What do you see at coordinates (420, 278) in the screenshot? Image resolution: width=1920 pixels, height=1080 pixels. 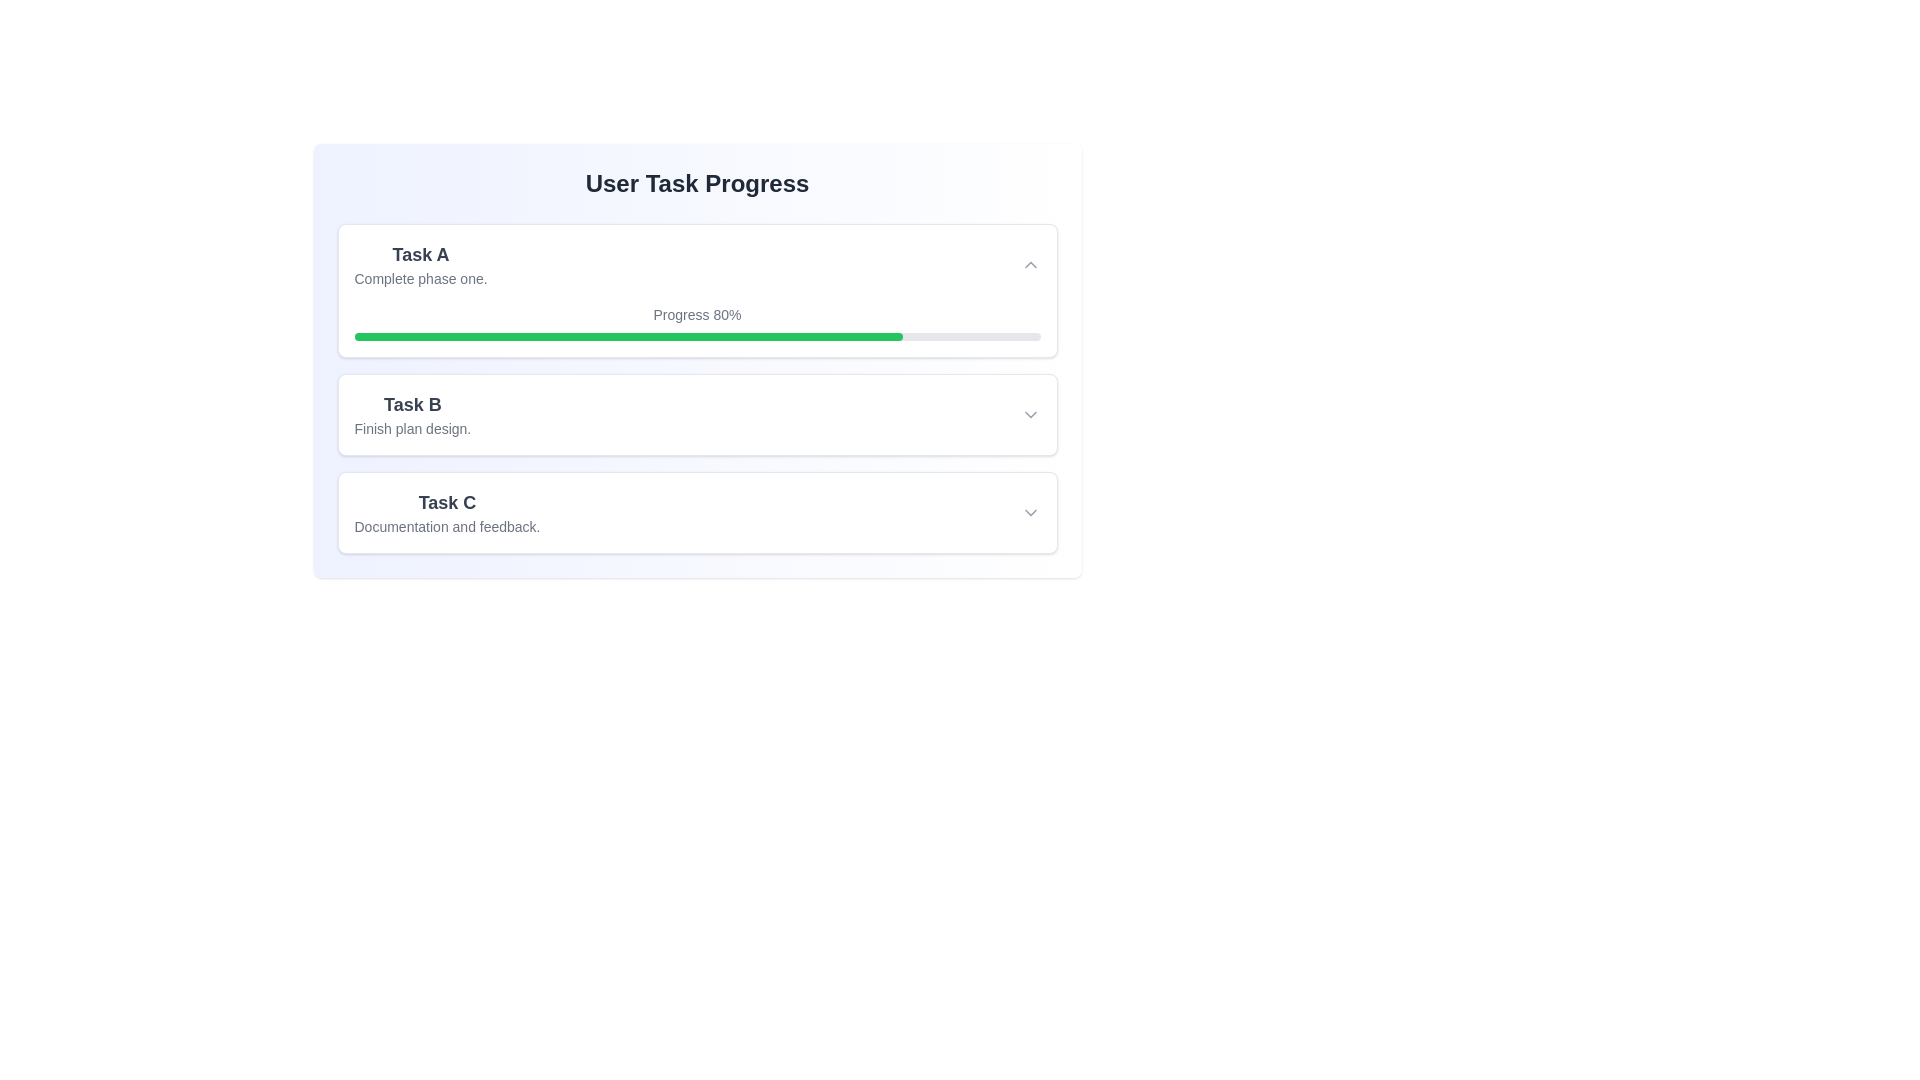 I see `the text label displaying 'Complete phase one.' which is positioned below the title 'Task A'` at bounding box center [420, 278].